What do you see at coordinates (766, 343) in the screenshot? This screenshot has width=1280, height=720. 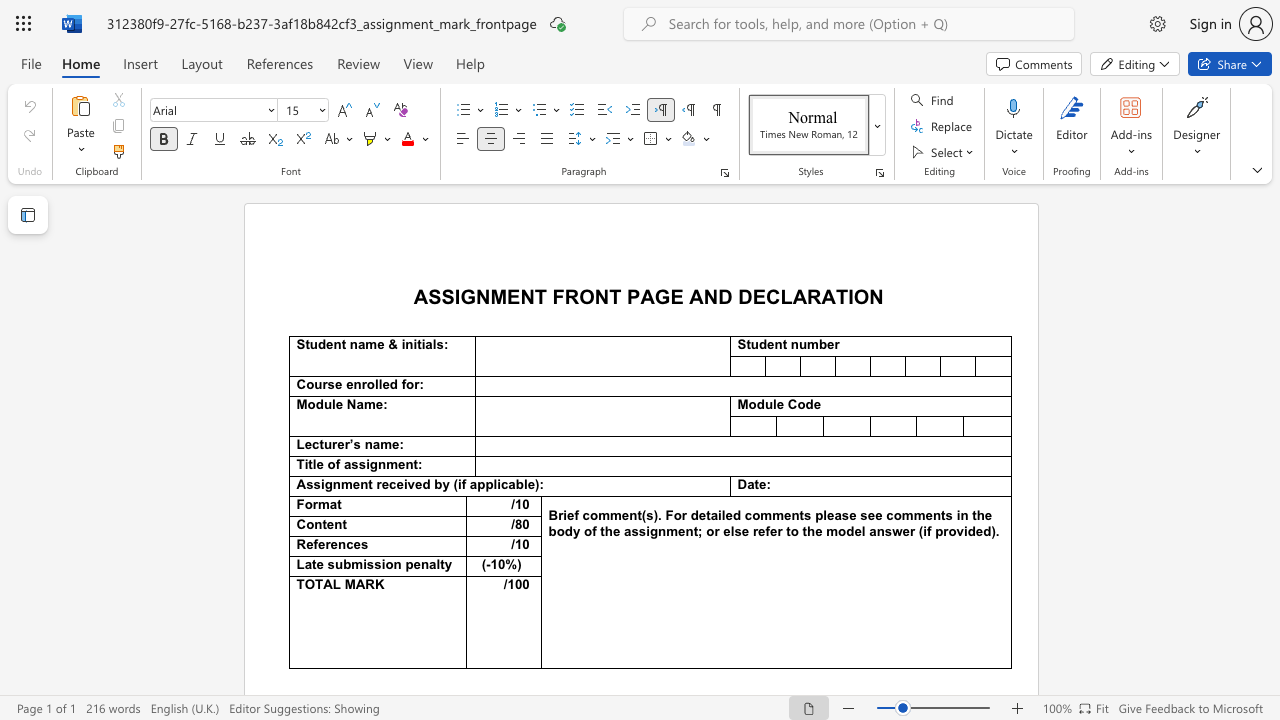 I see `the subset text "en" within the text "Student number"` at bounding box center [766, 343].